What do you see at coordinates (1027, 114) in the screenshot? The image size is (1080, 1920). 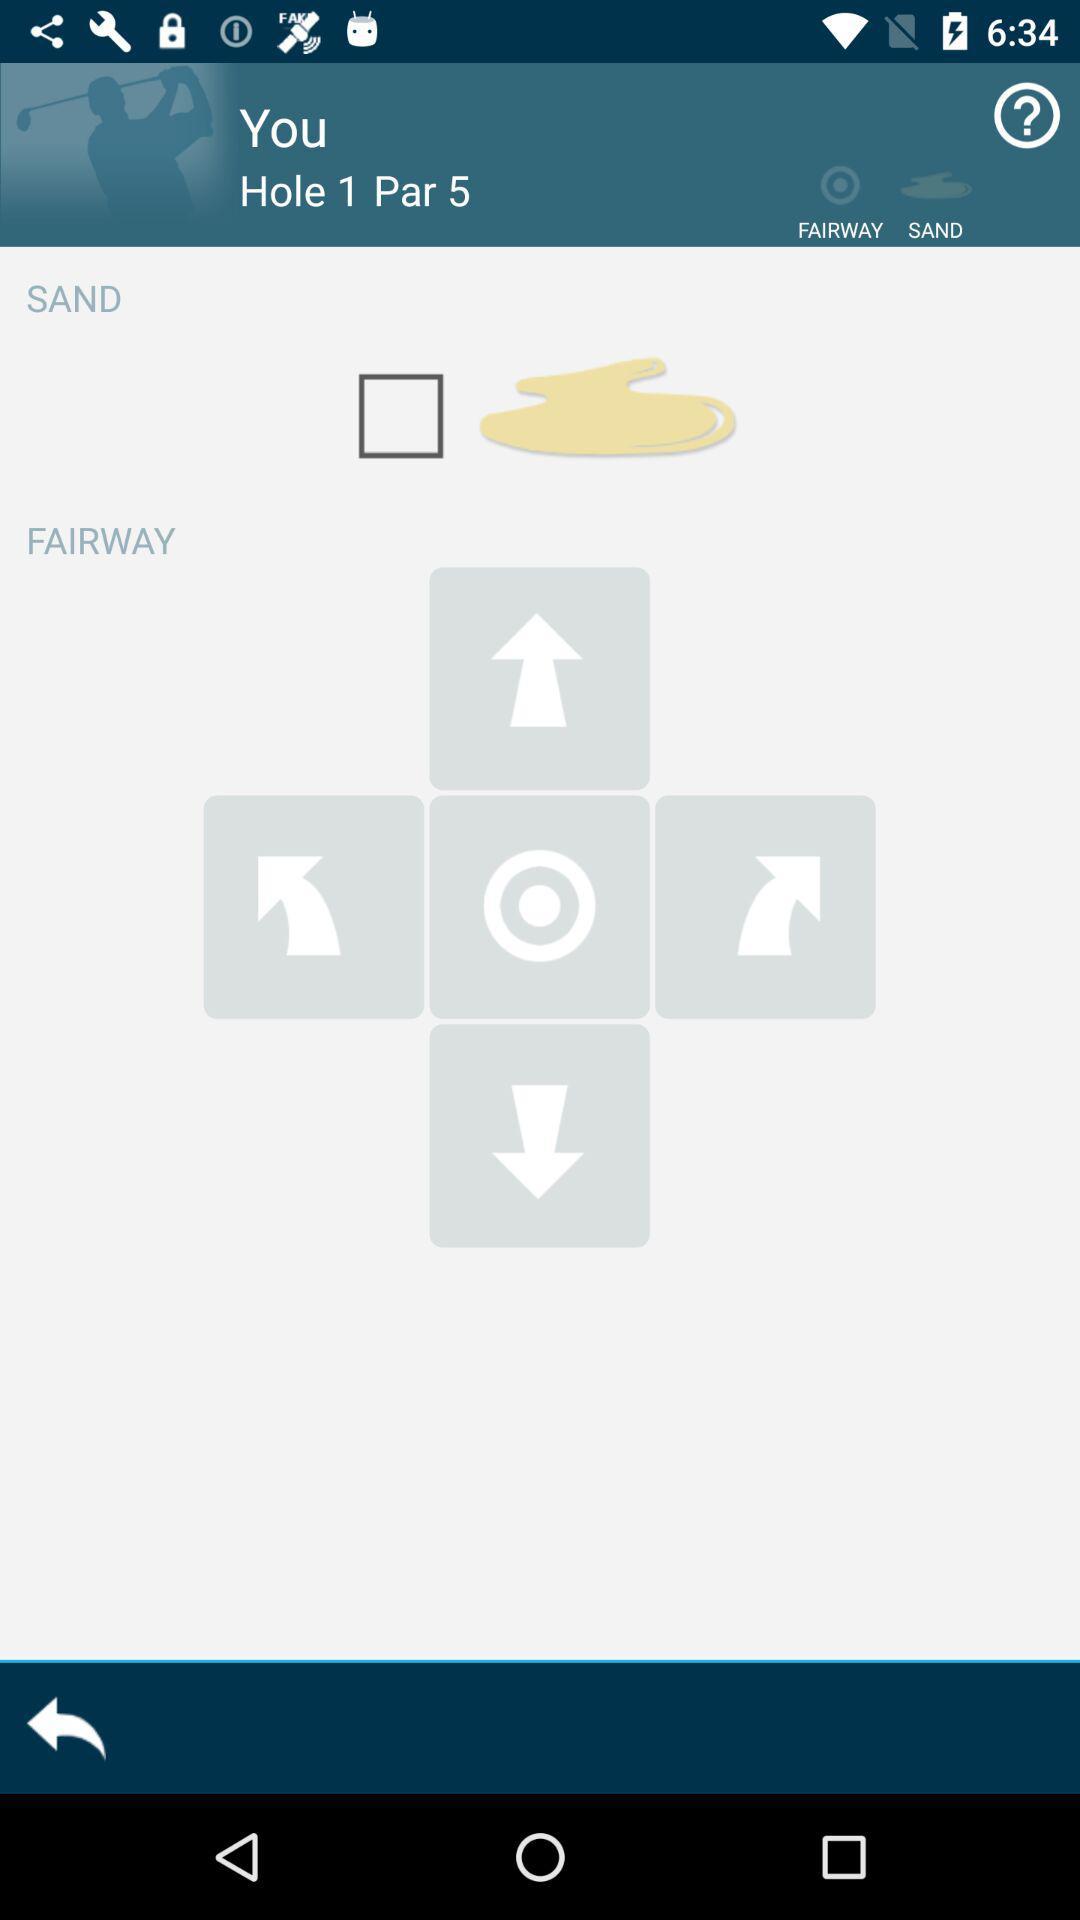 I see `the icon at top right corner of the page` at bounding box center [1027, 114].